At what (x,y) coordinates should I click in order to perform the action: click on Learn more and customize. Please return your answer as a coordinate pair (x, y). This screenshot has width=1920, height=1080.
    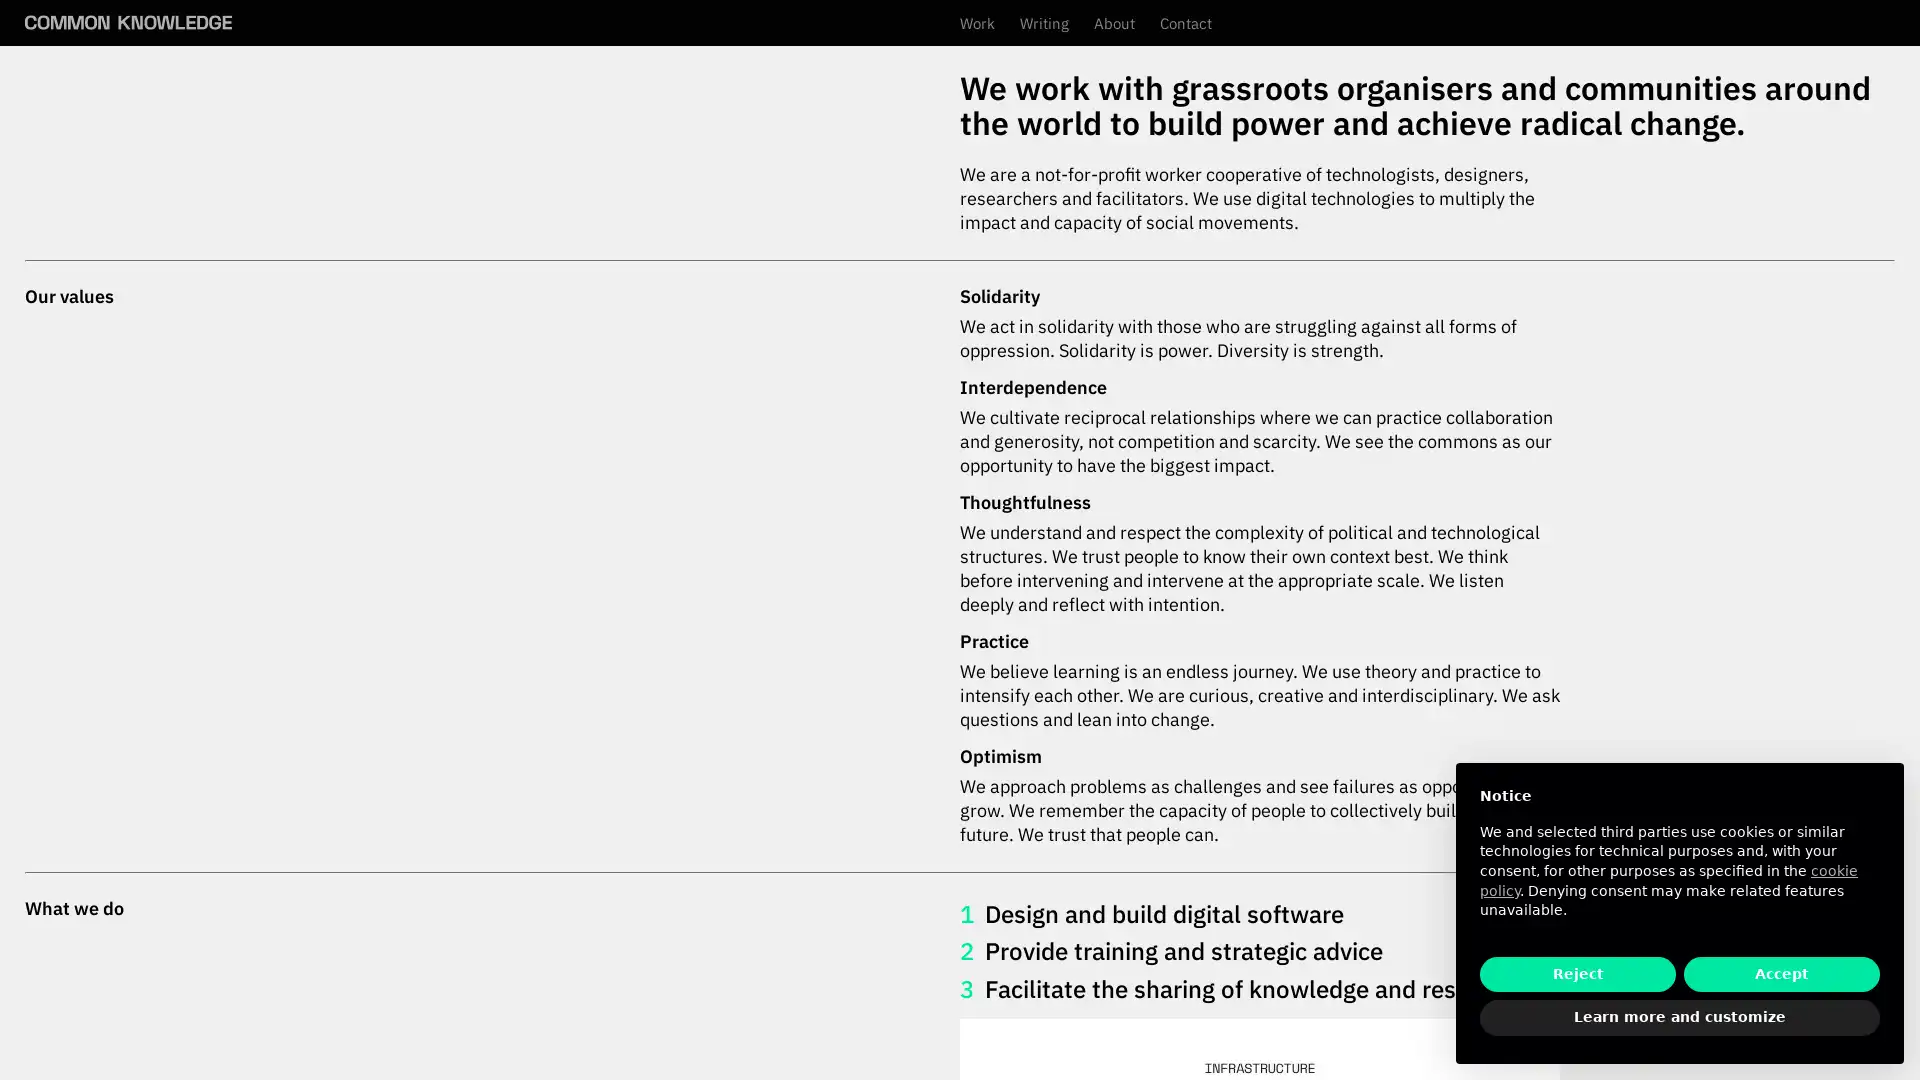
    Looking at the image, I should click on (1680, 1018).